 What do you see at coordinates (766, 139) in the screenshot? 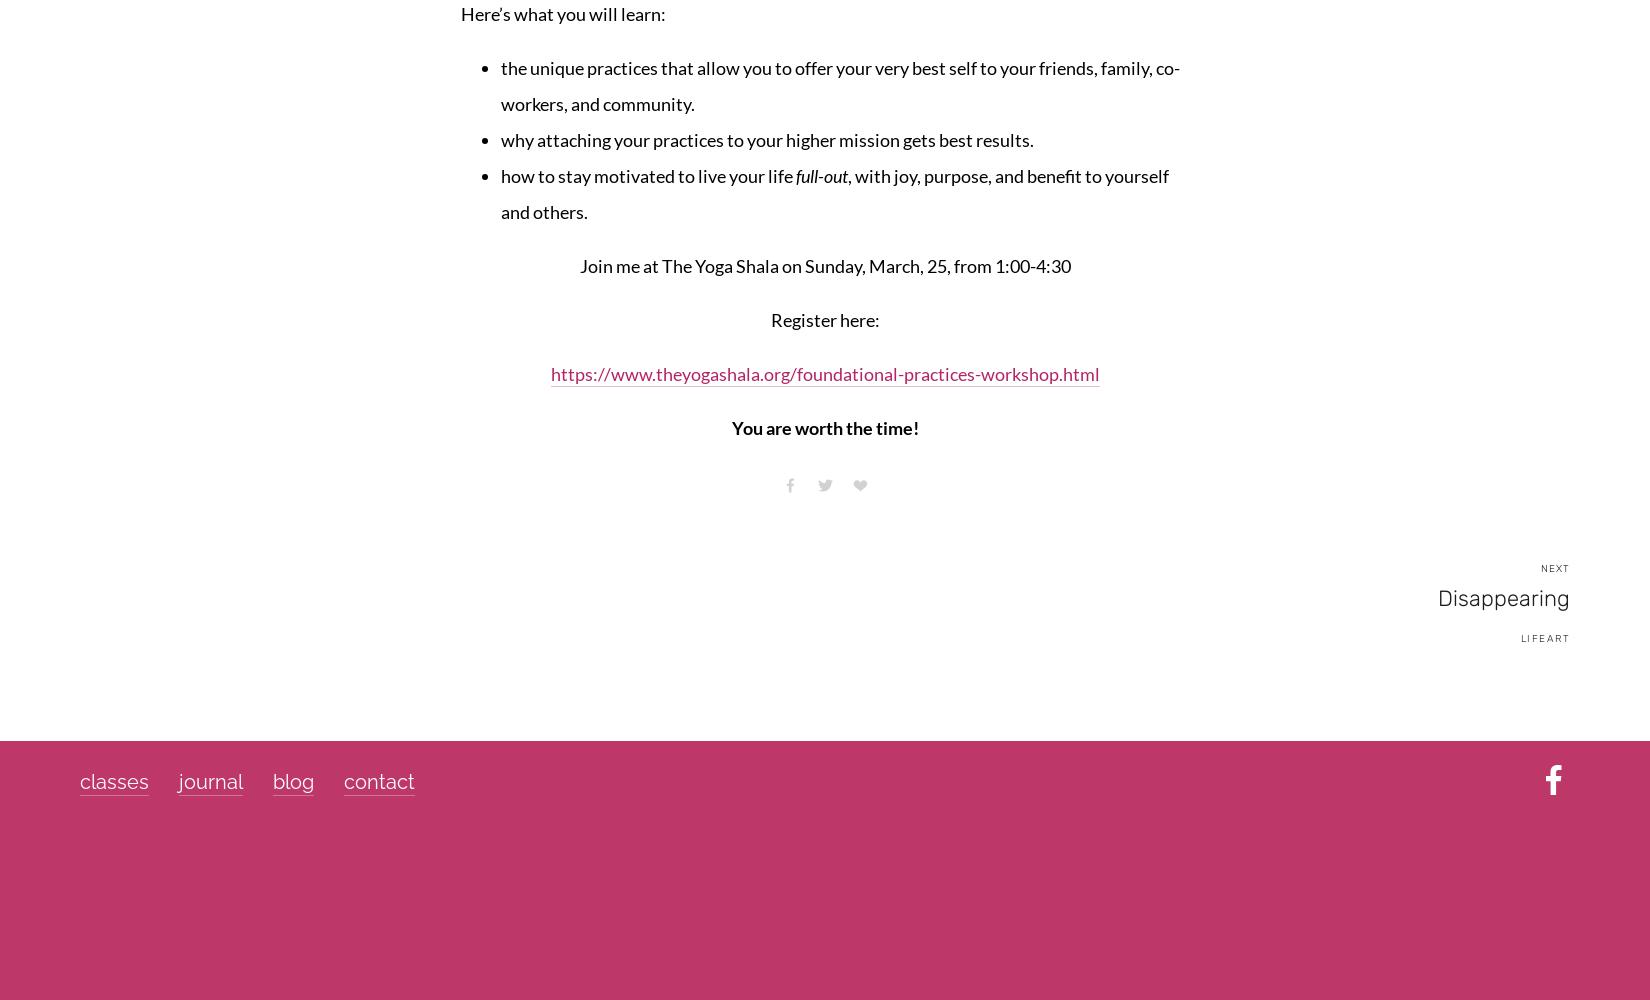
I see `'why attaching your practices to your higher mission gets best results.'` at bounding box center [766, 139].